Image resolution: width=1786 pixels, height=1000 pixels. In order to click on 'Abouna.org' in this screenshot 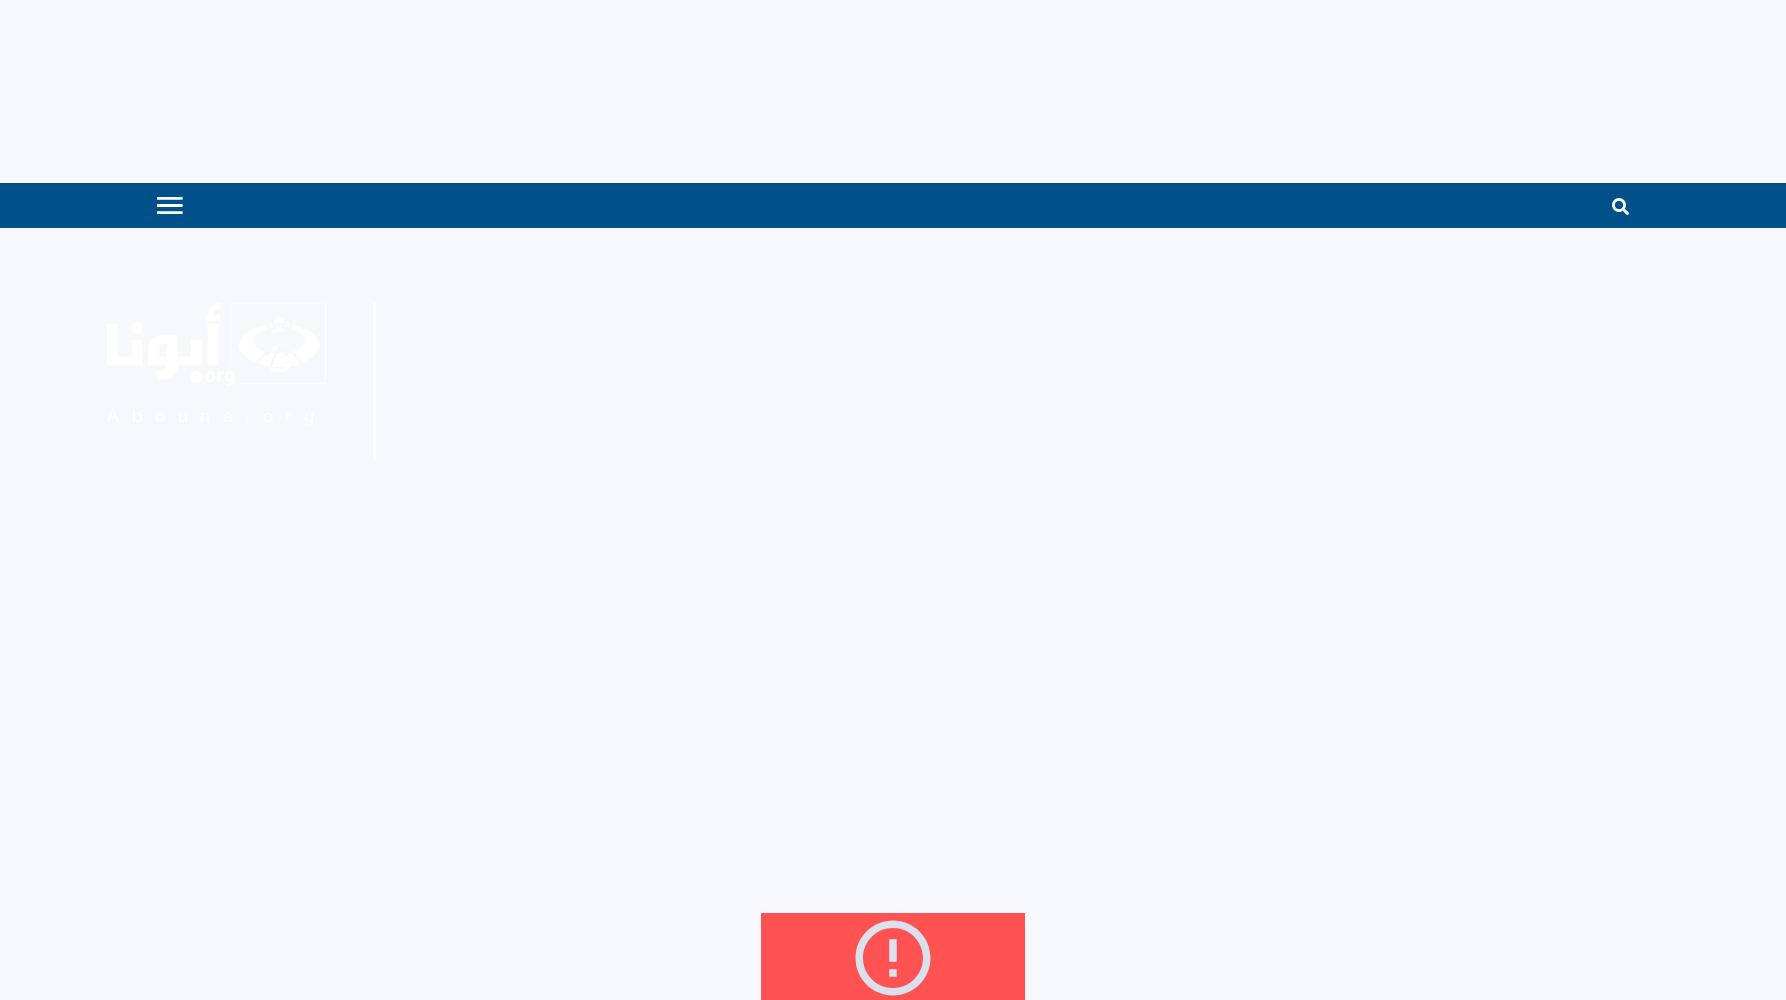, I will do `click(215, 413)`.